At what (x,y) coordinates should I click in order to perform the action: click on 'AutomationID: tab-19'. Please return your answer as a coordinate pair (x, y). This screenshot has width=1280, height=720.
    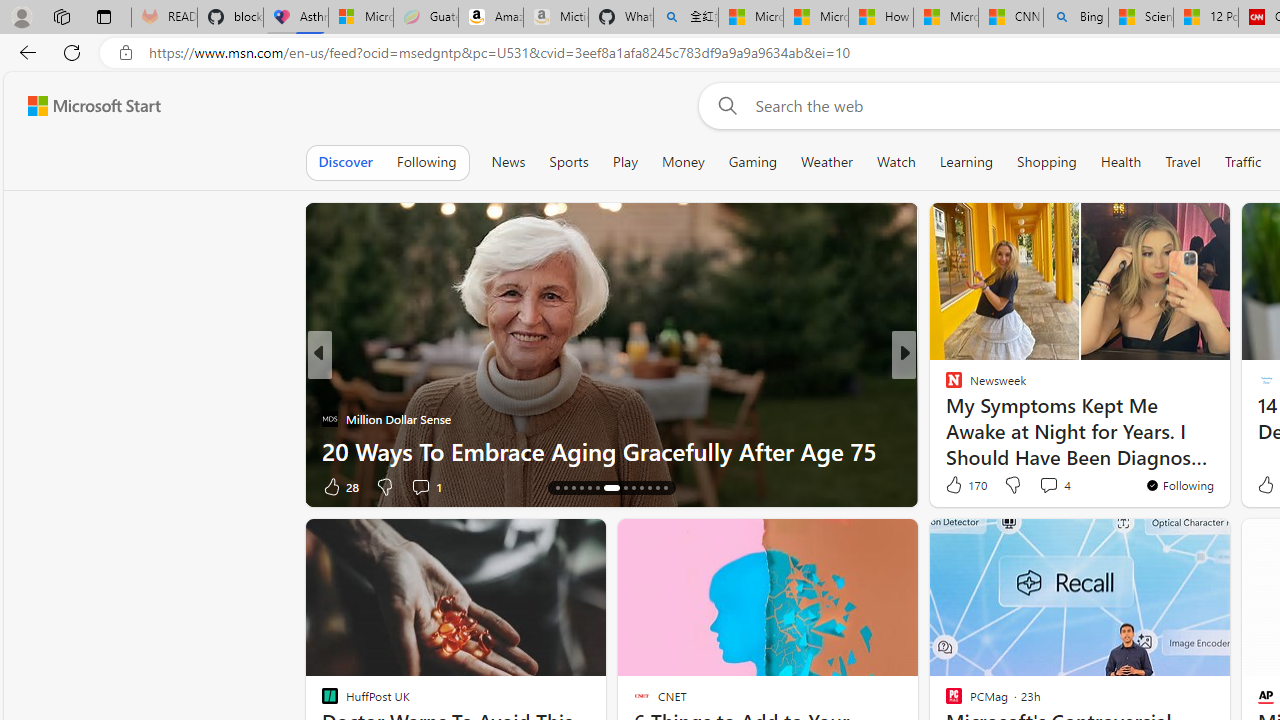
    Looking at the image, I should click on (596, 488).